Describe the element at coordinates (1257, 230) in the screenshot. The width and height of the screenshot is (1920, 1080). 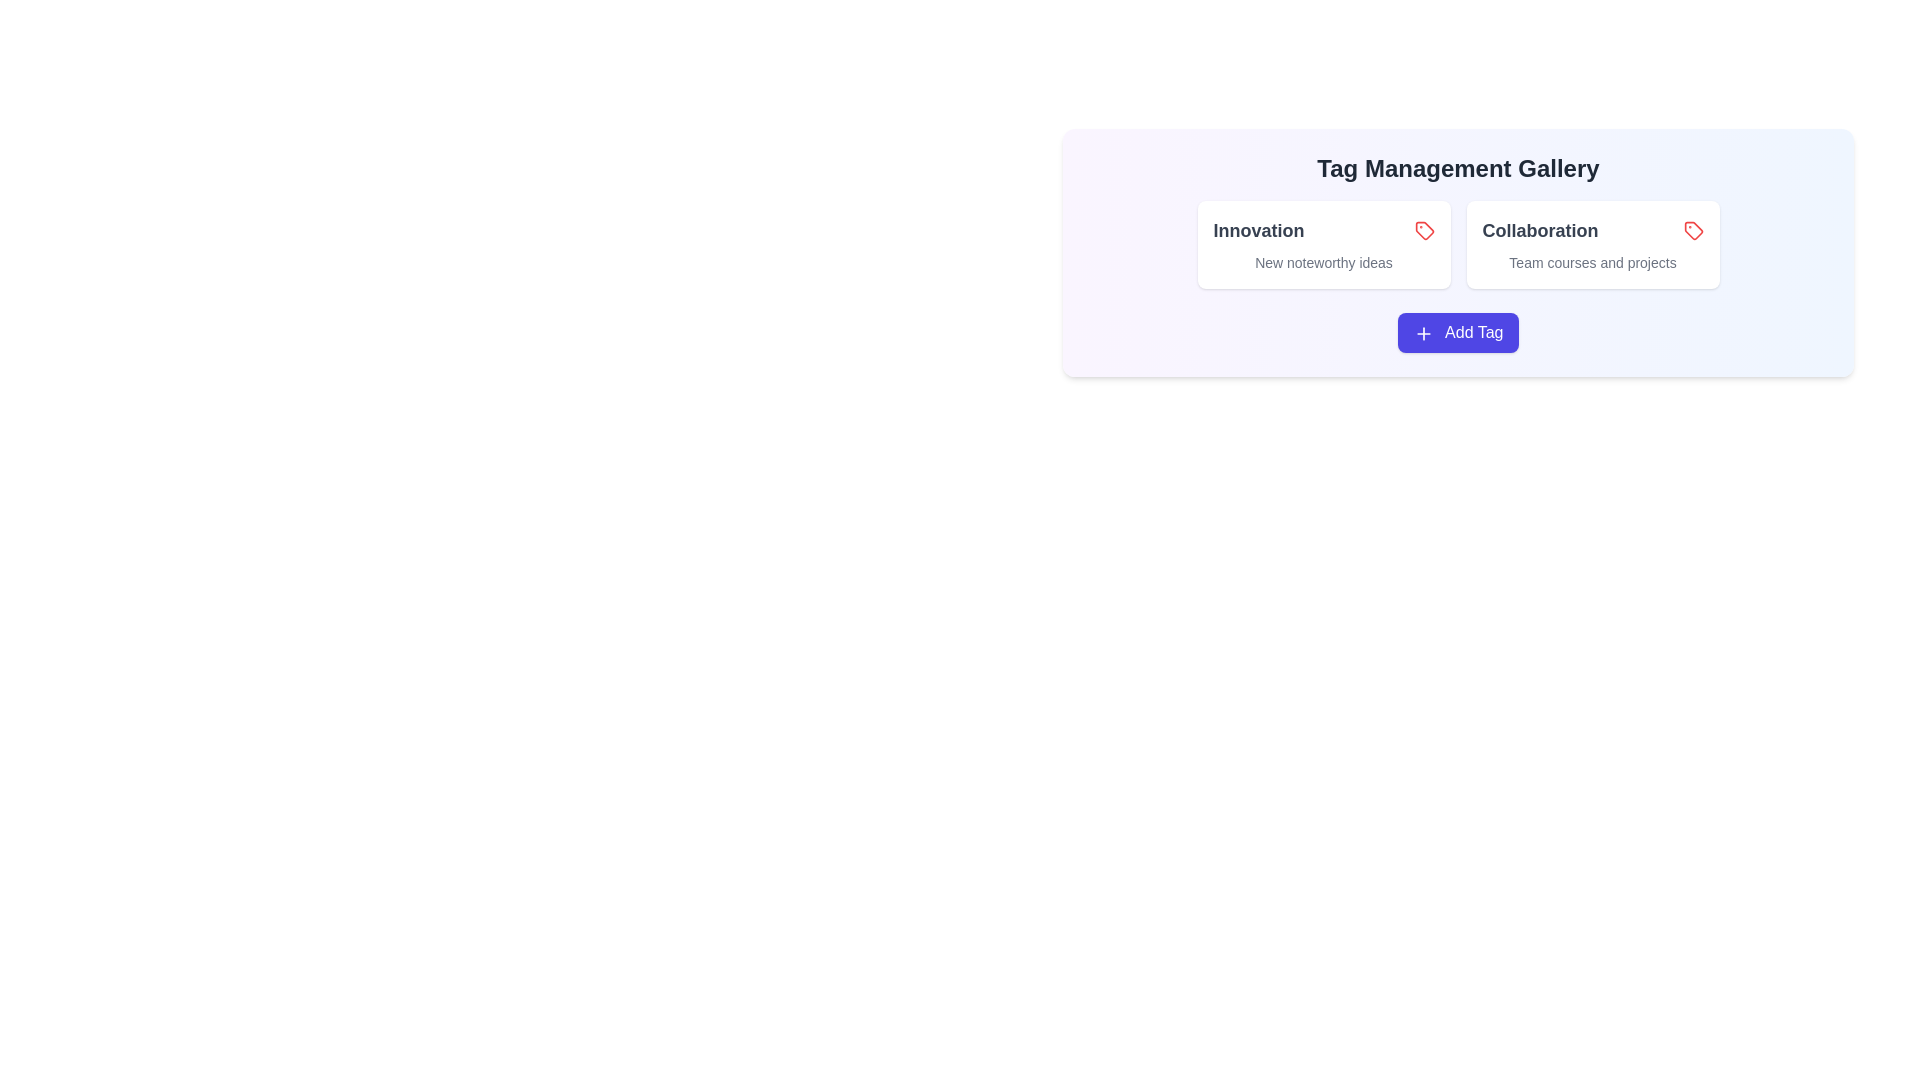
I see `the Text Label which is positioned at the top-left of a group of elements in the card layout, serving as a title or category for the item` at that location.